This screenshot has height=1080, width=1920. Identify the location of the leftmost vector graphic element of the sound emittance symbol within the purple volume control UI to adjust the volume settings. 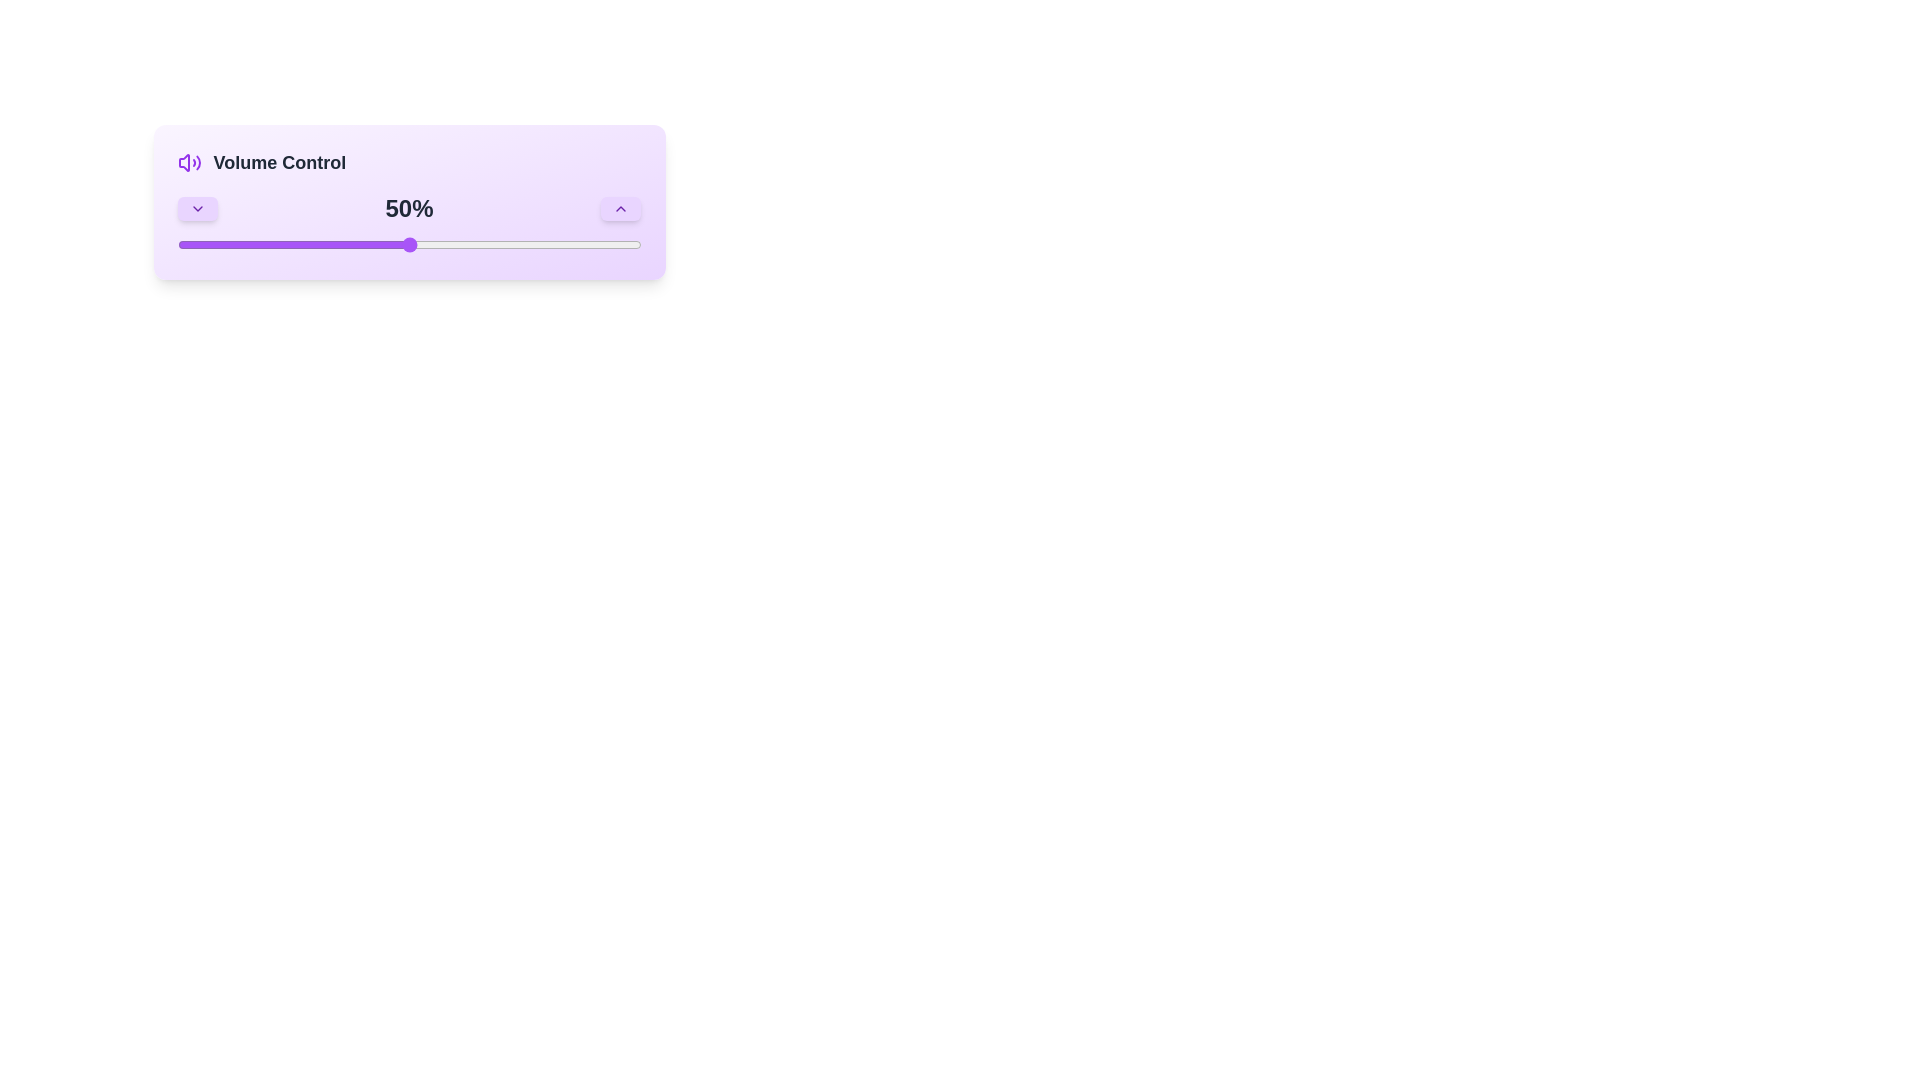
(183, 161).